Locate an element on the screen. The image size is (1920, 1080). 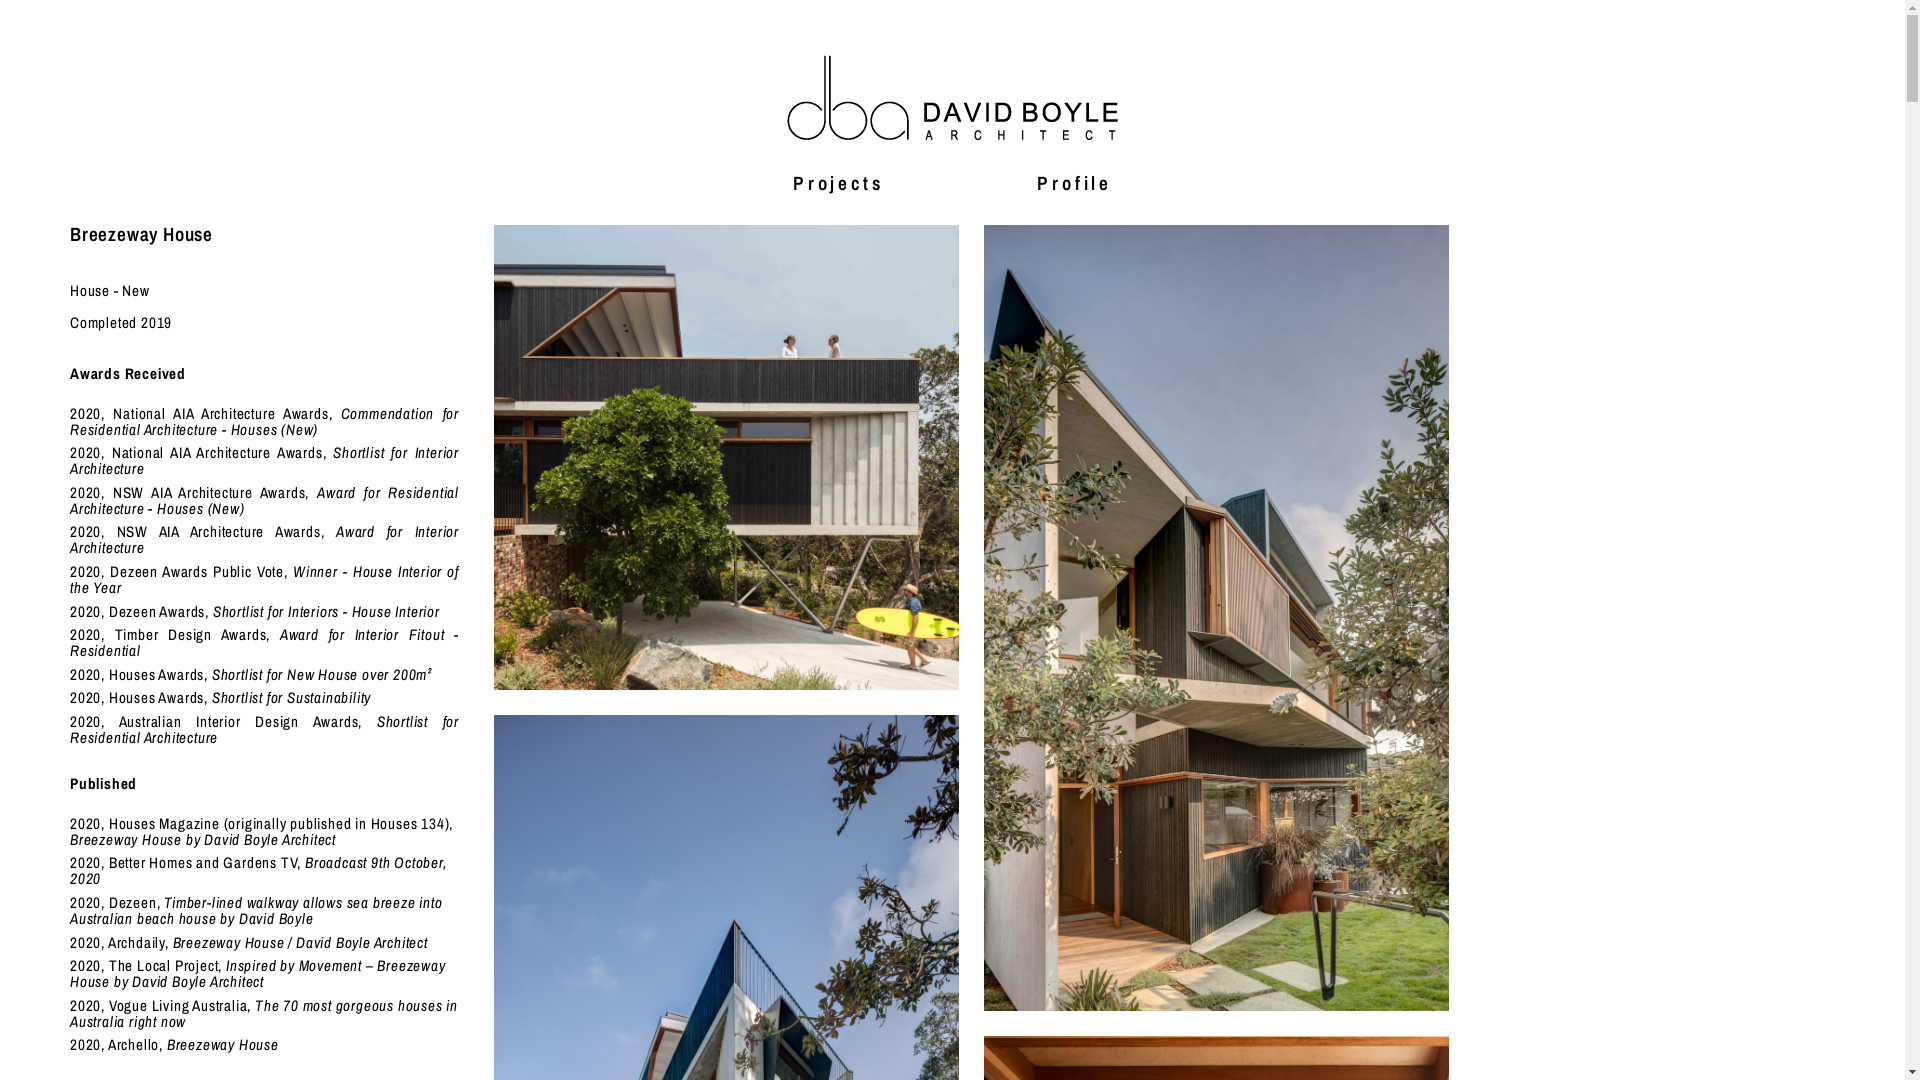
'2020, Archdaily, Breezeway House / David Boyle Architect' is located at coordinates (248, 942).